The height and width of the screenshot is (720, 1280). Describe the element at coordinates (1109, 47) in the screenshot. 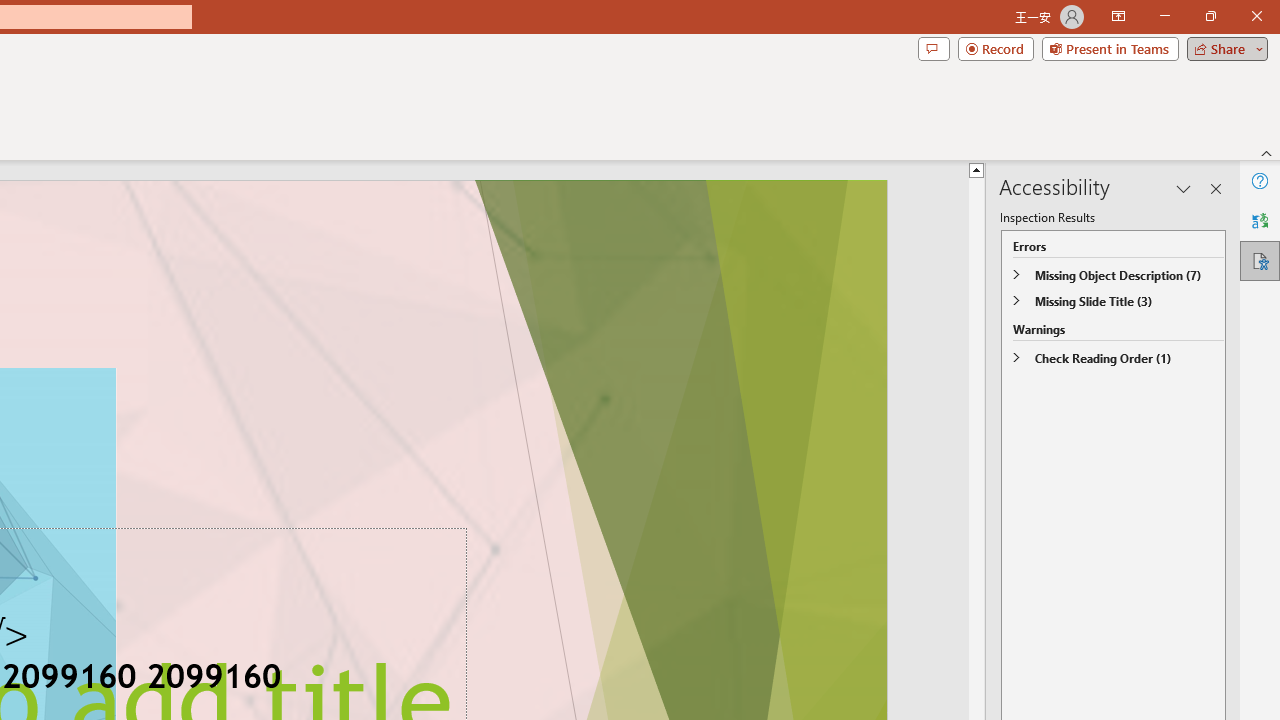

I see `'Present in Teams'` at that location.